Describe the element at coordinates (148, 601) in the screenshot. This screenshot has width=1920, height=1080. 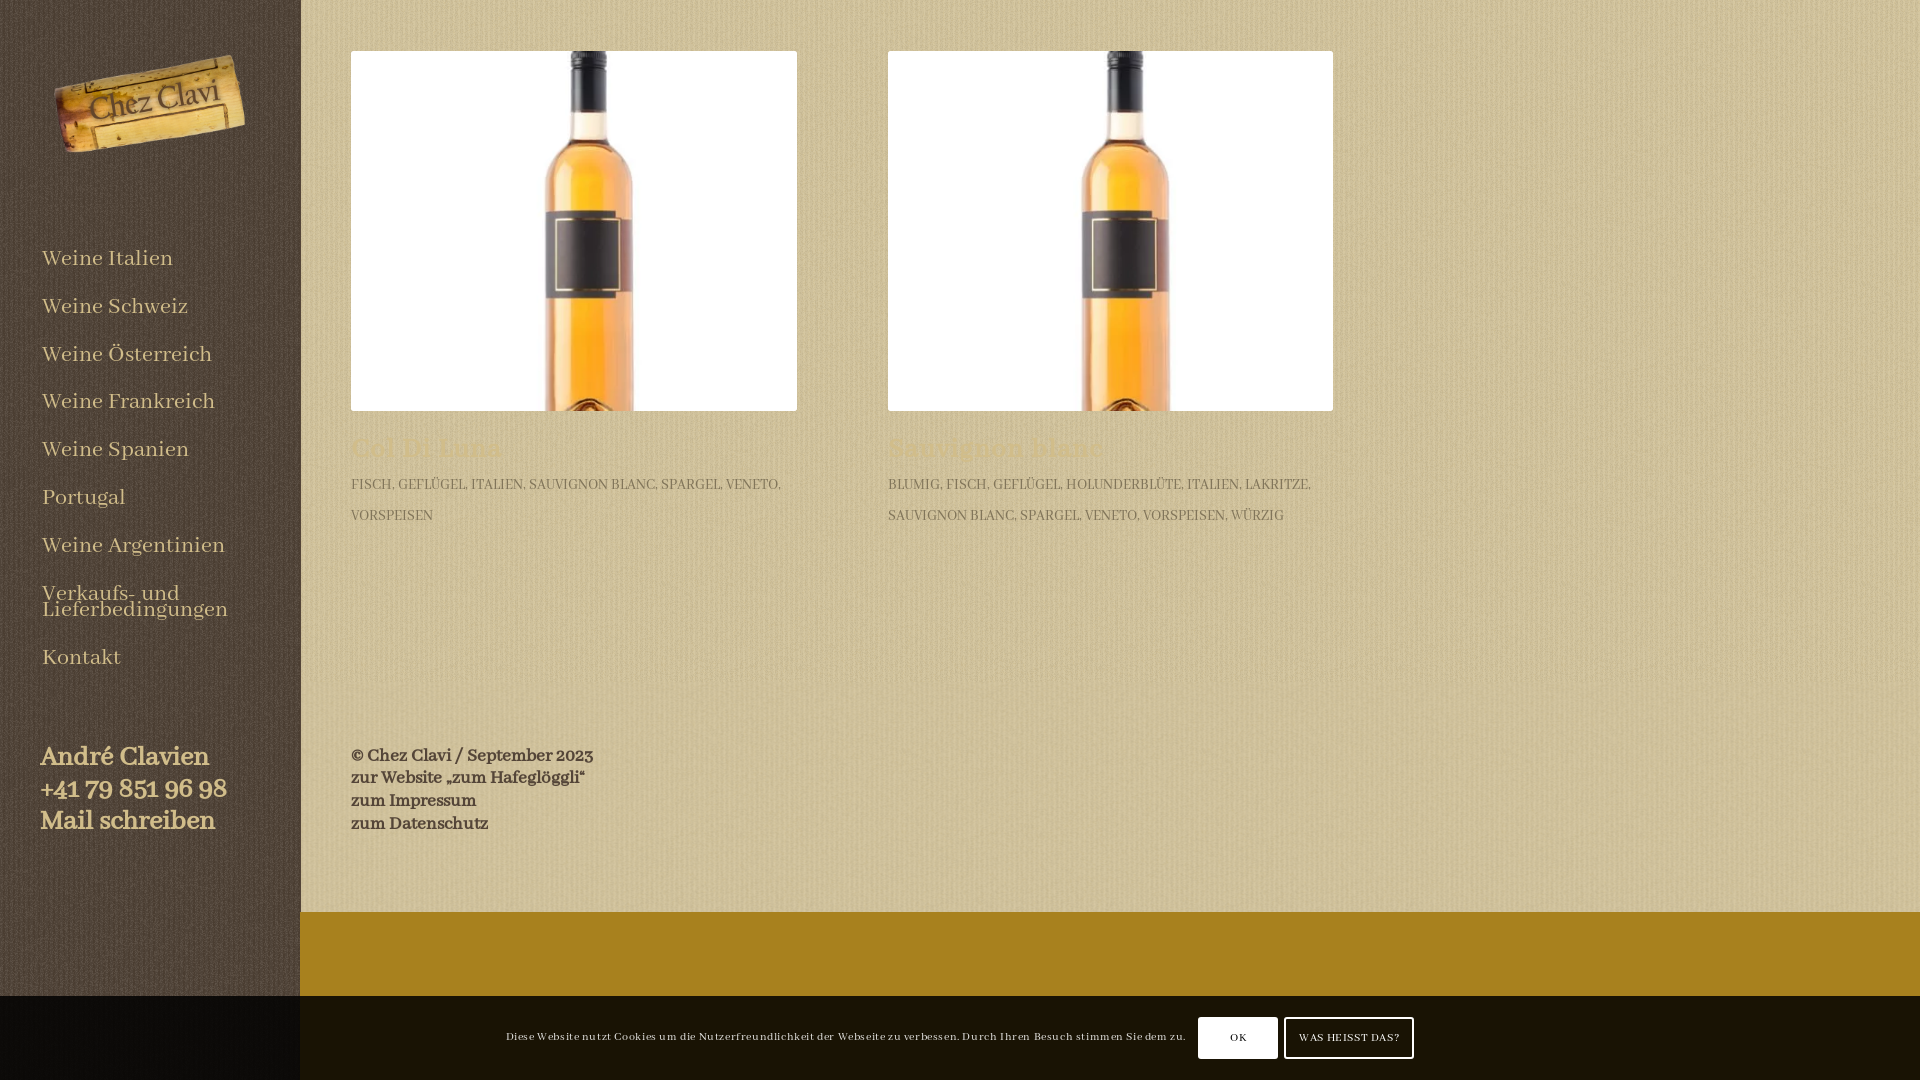
I see `'Verkaufs- und Lieferbedingungen'` at that location.